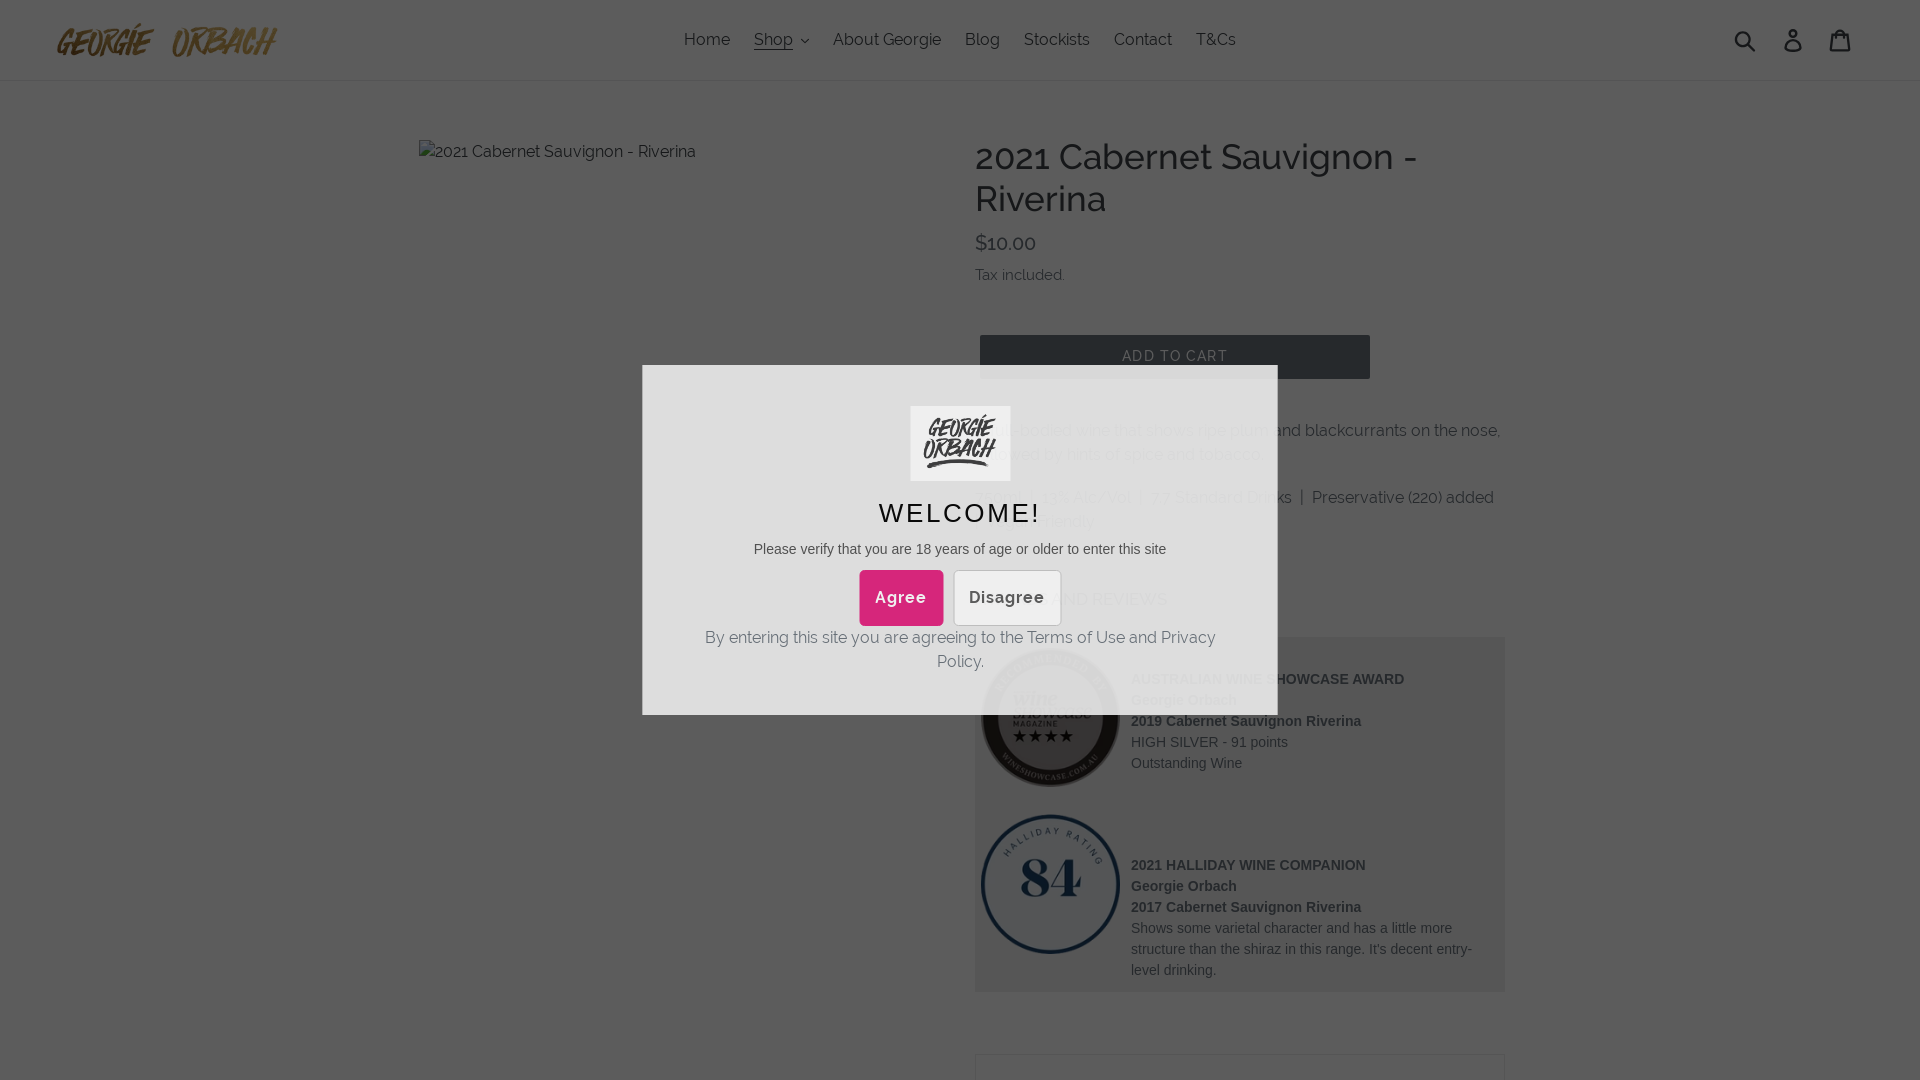 This screenshot has height=1080, width=1920. What do you see at coordinates (1055, 39) in the screenshot?
I see `'Stockists'` at bounding box center [1055, 39].